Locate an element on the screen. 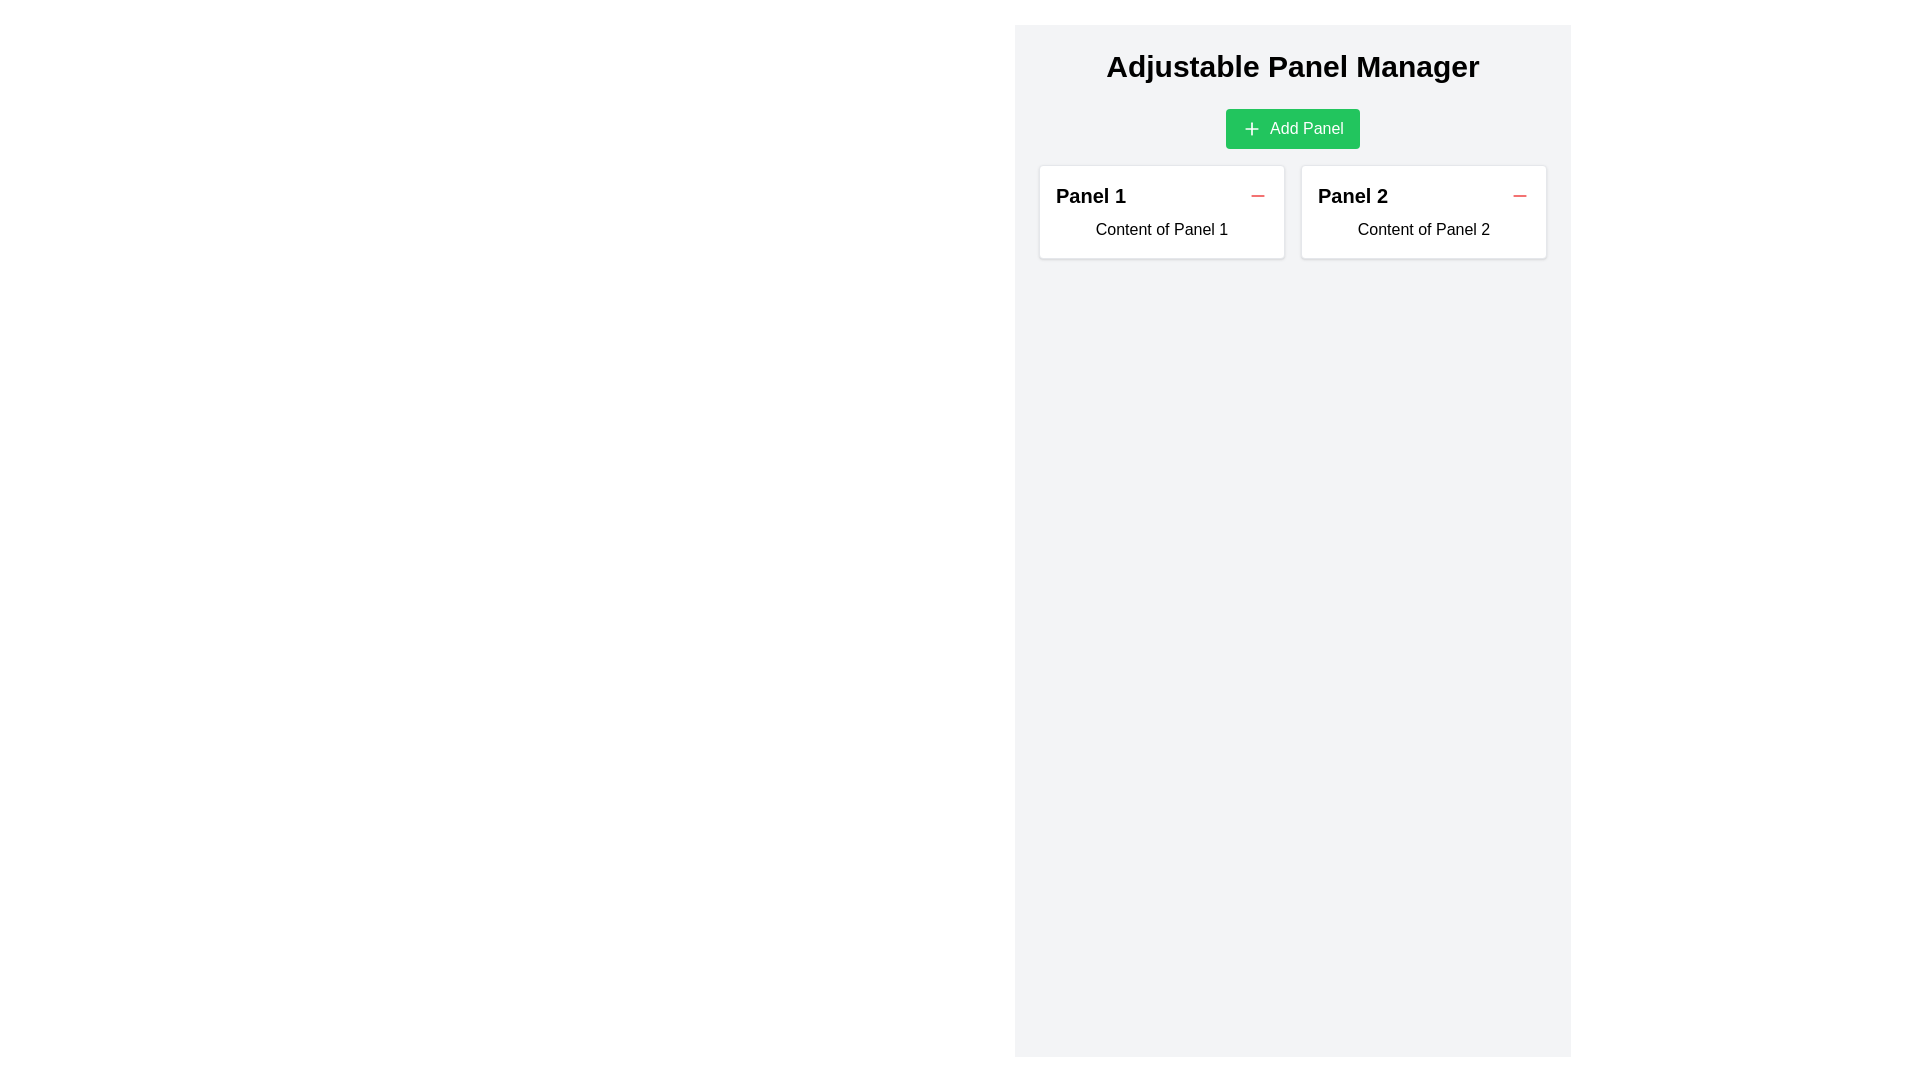 Image resolution: width=1920 pixels, height=1080 pixels. the small red minus icon button located in the header of 'Panel 2' is located at coordinates (1520, 196).